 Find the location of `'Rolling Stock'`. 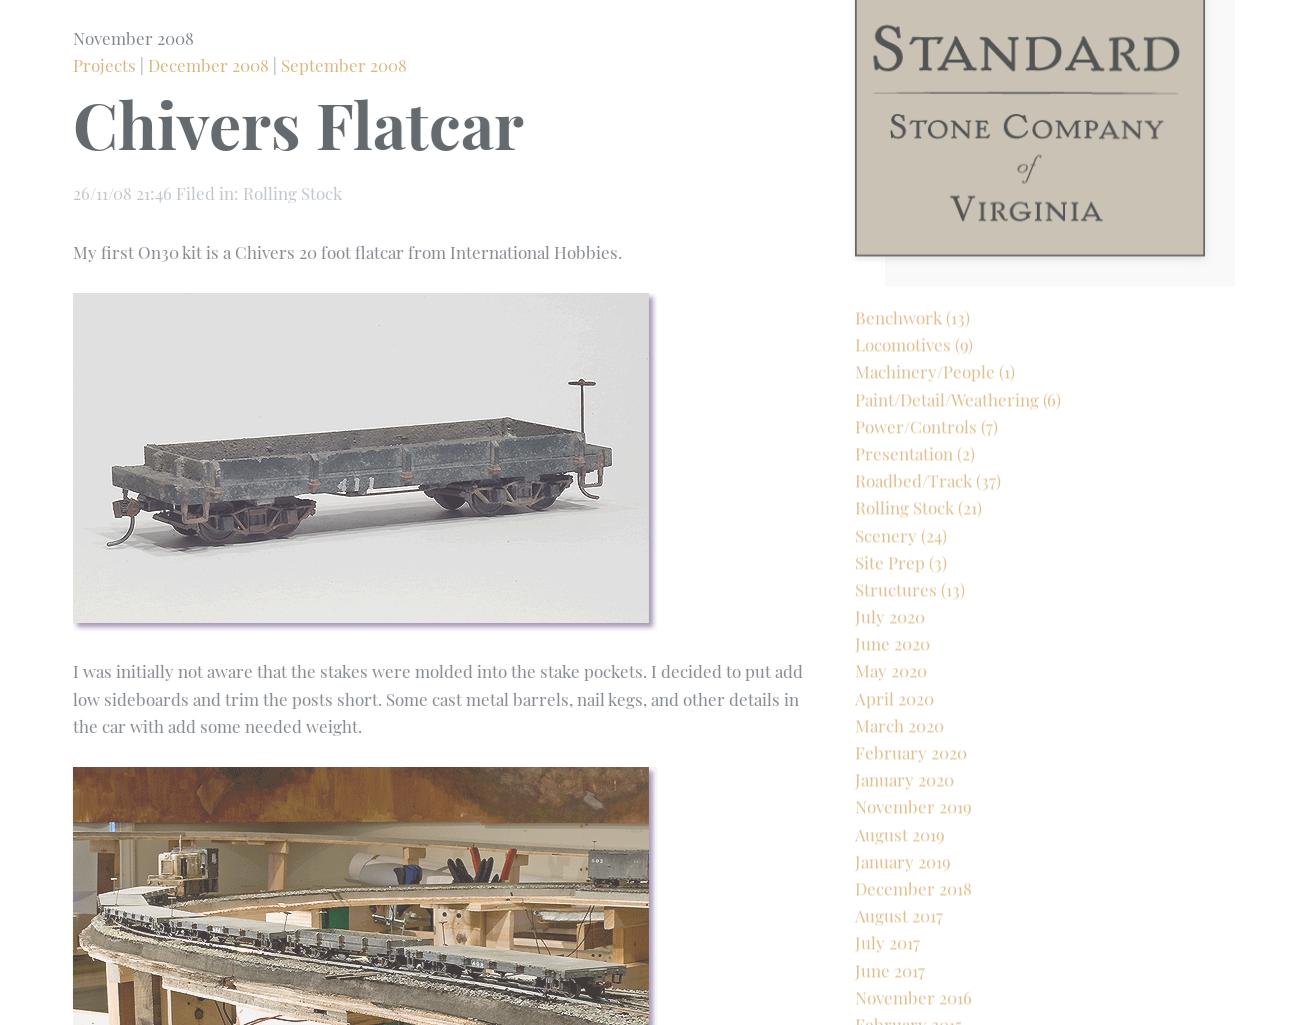

'Rolling Stock' is located at coordinates (214, 191).